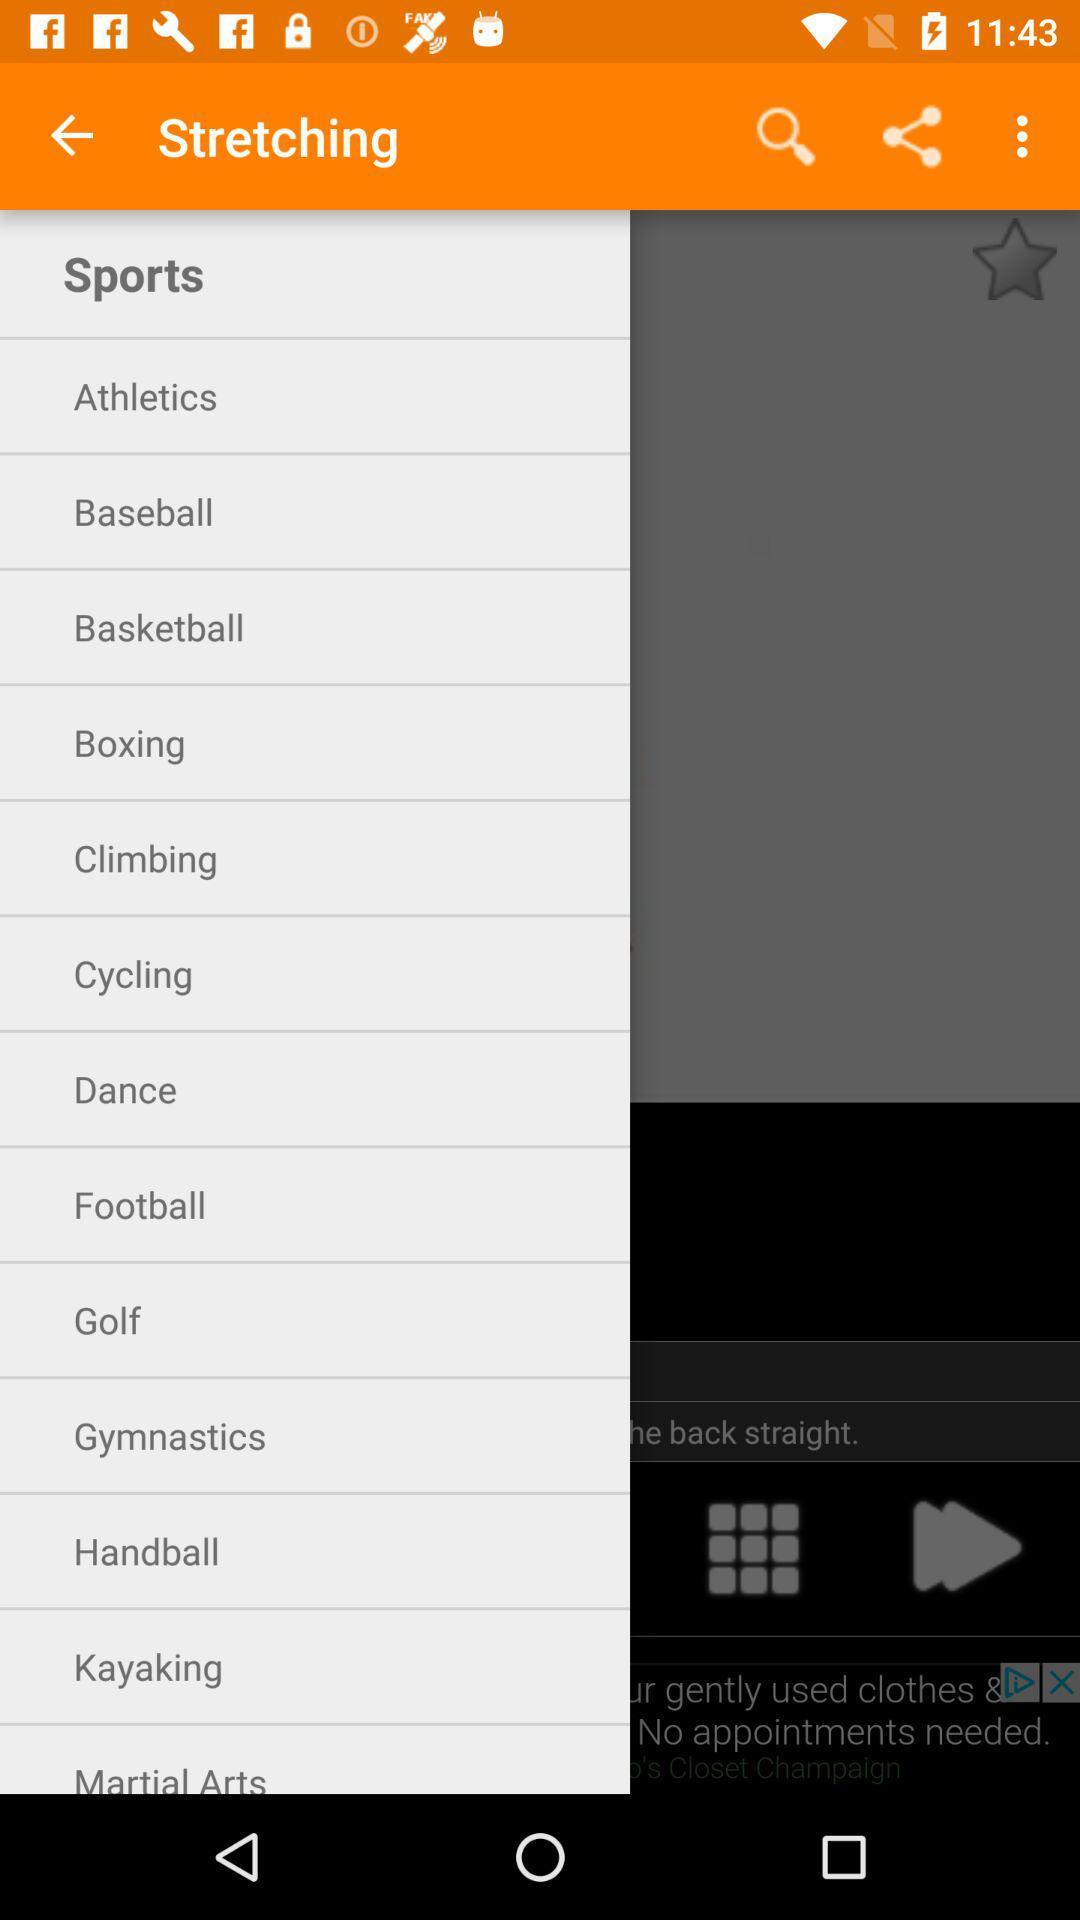 The image size is (1080, 1920). Describe the element at coordinates (540, 1430) in the screenshot. I see `the item below 30 seconds  icon` at that location.